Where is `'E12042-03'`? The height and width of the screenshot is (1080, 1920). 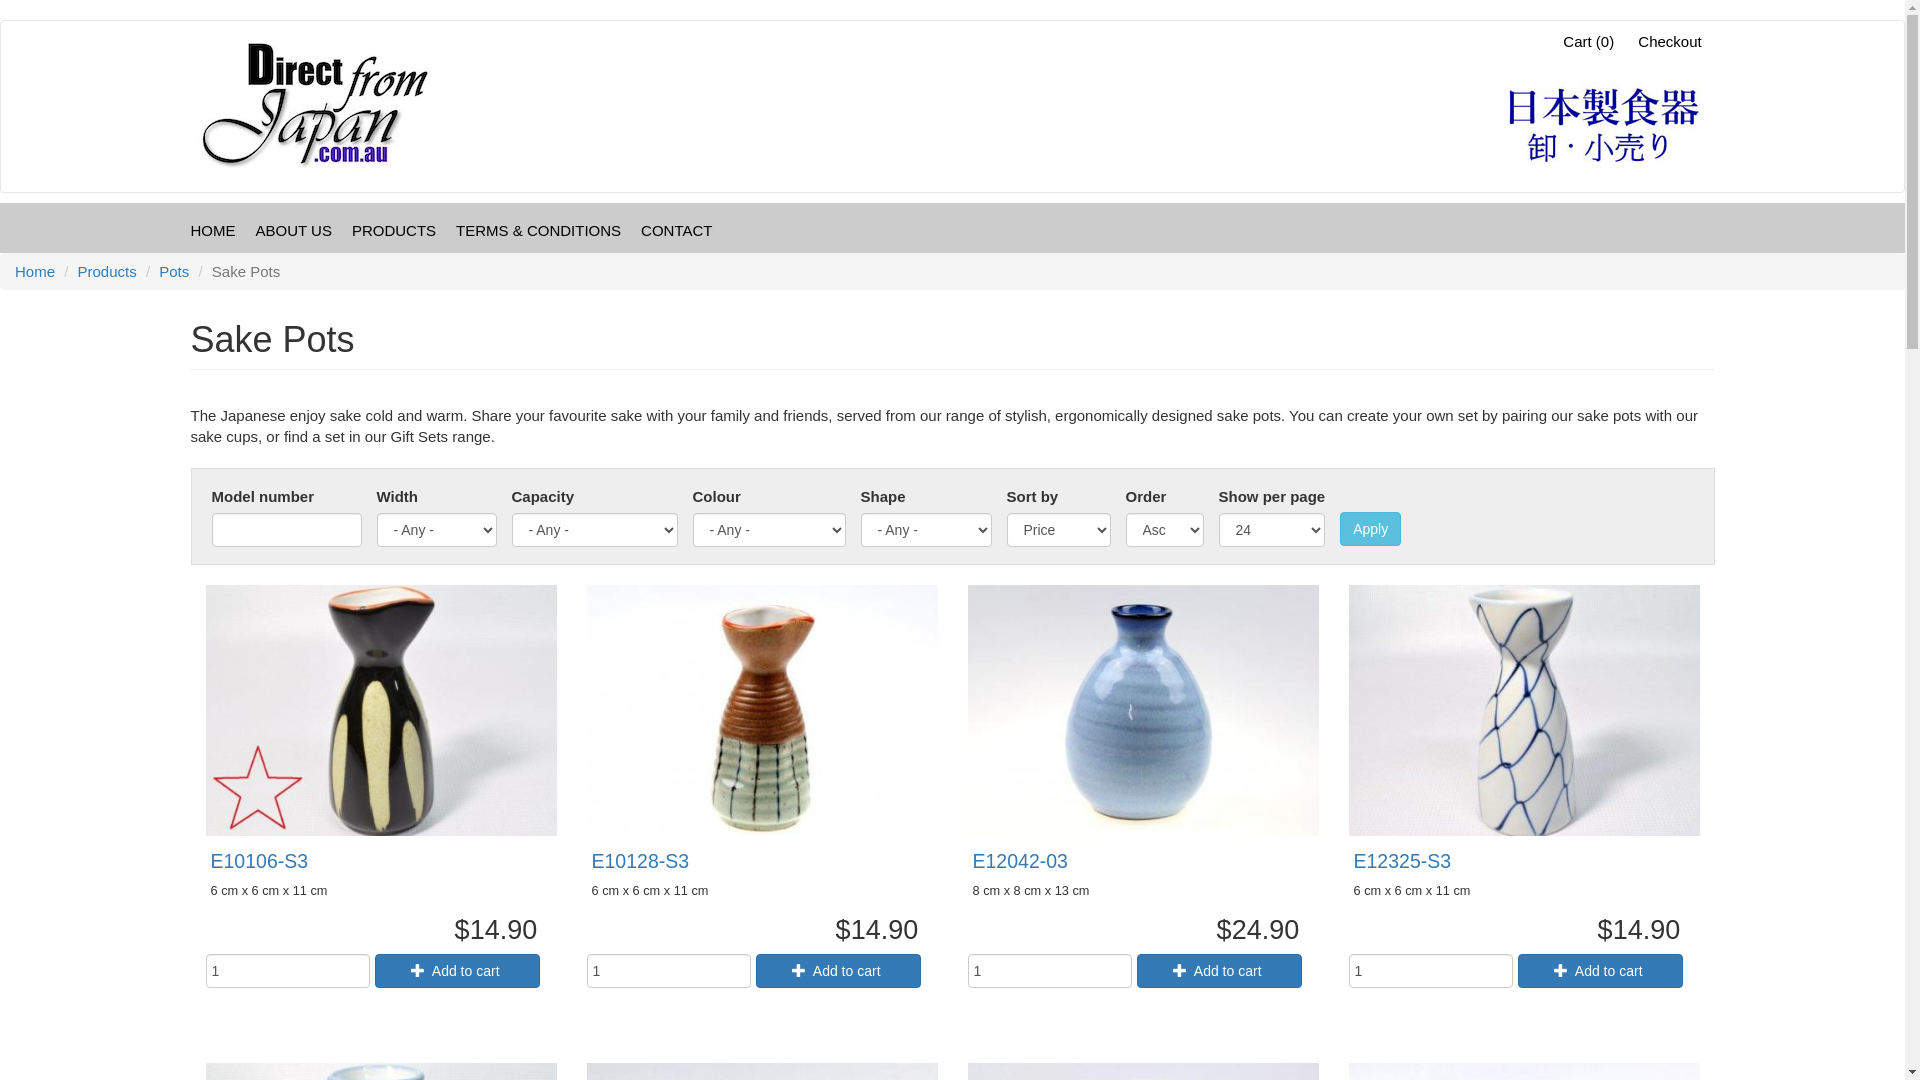
'E12042-03' is located at coordinates (1019, 859).